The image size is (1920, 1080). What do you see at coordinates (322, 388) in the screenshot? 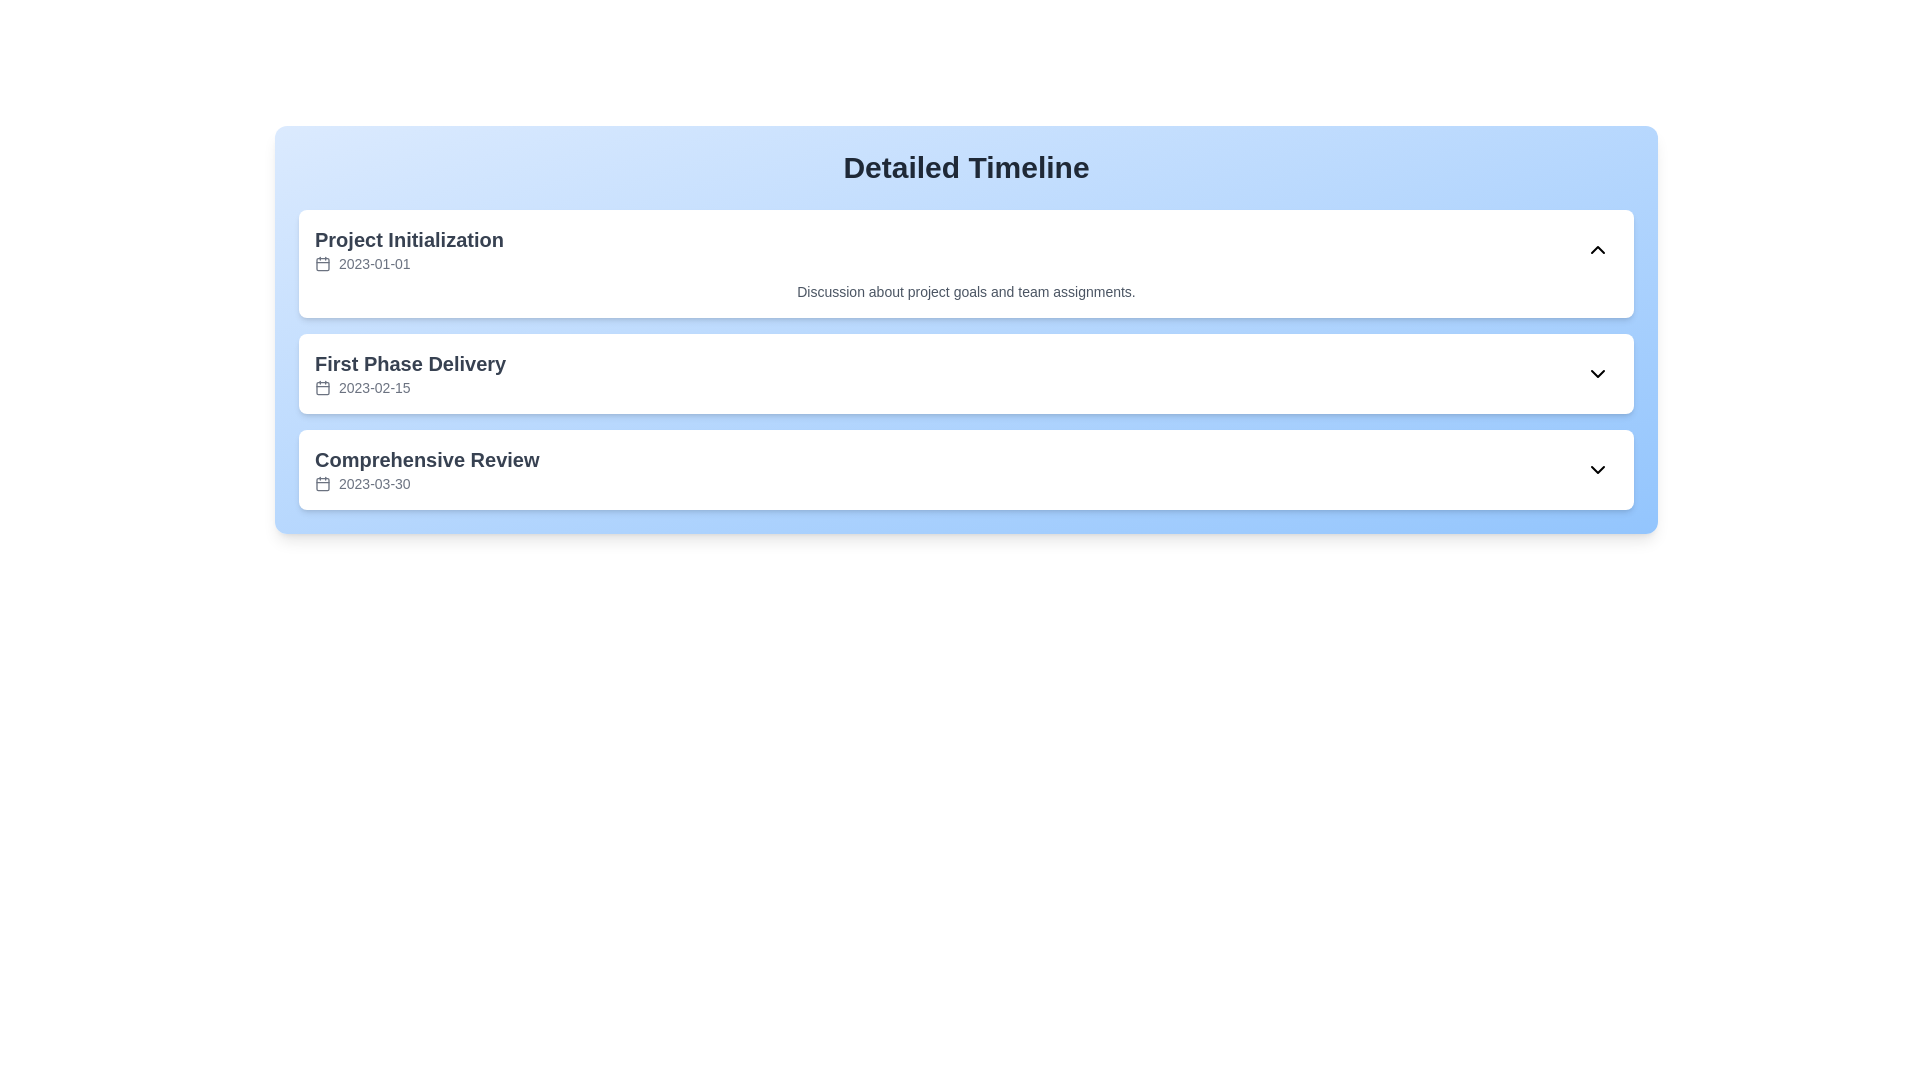
I see `the calendar icon component representing the date associated with the timeline entry, which is located next to the date '2023-02-15'` at bounding box center [322, 388].